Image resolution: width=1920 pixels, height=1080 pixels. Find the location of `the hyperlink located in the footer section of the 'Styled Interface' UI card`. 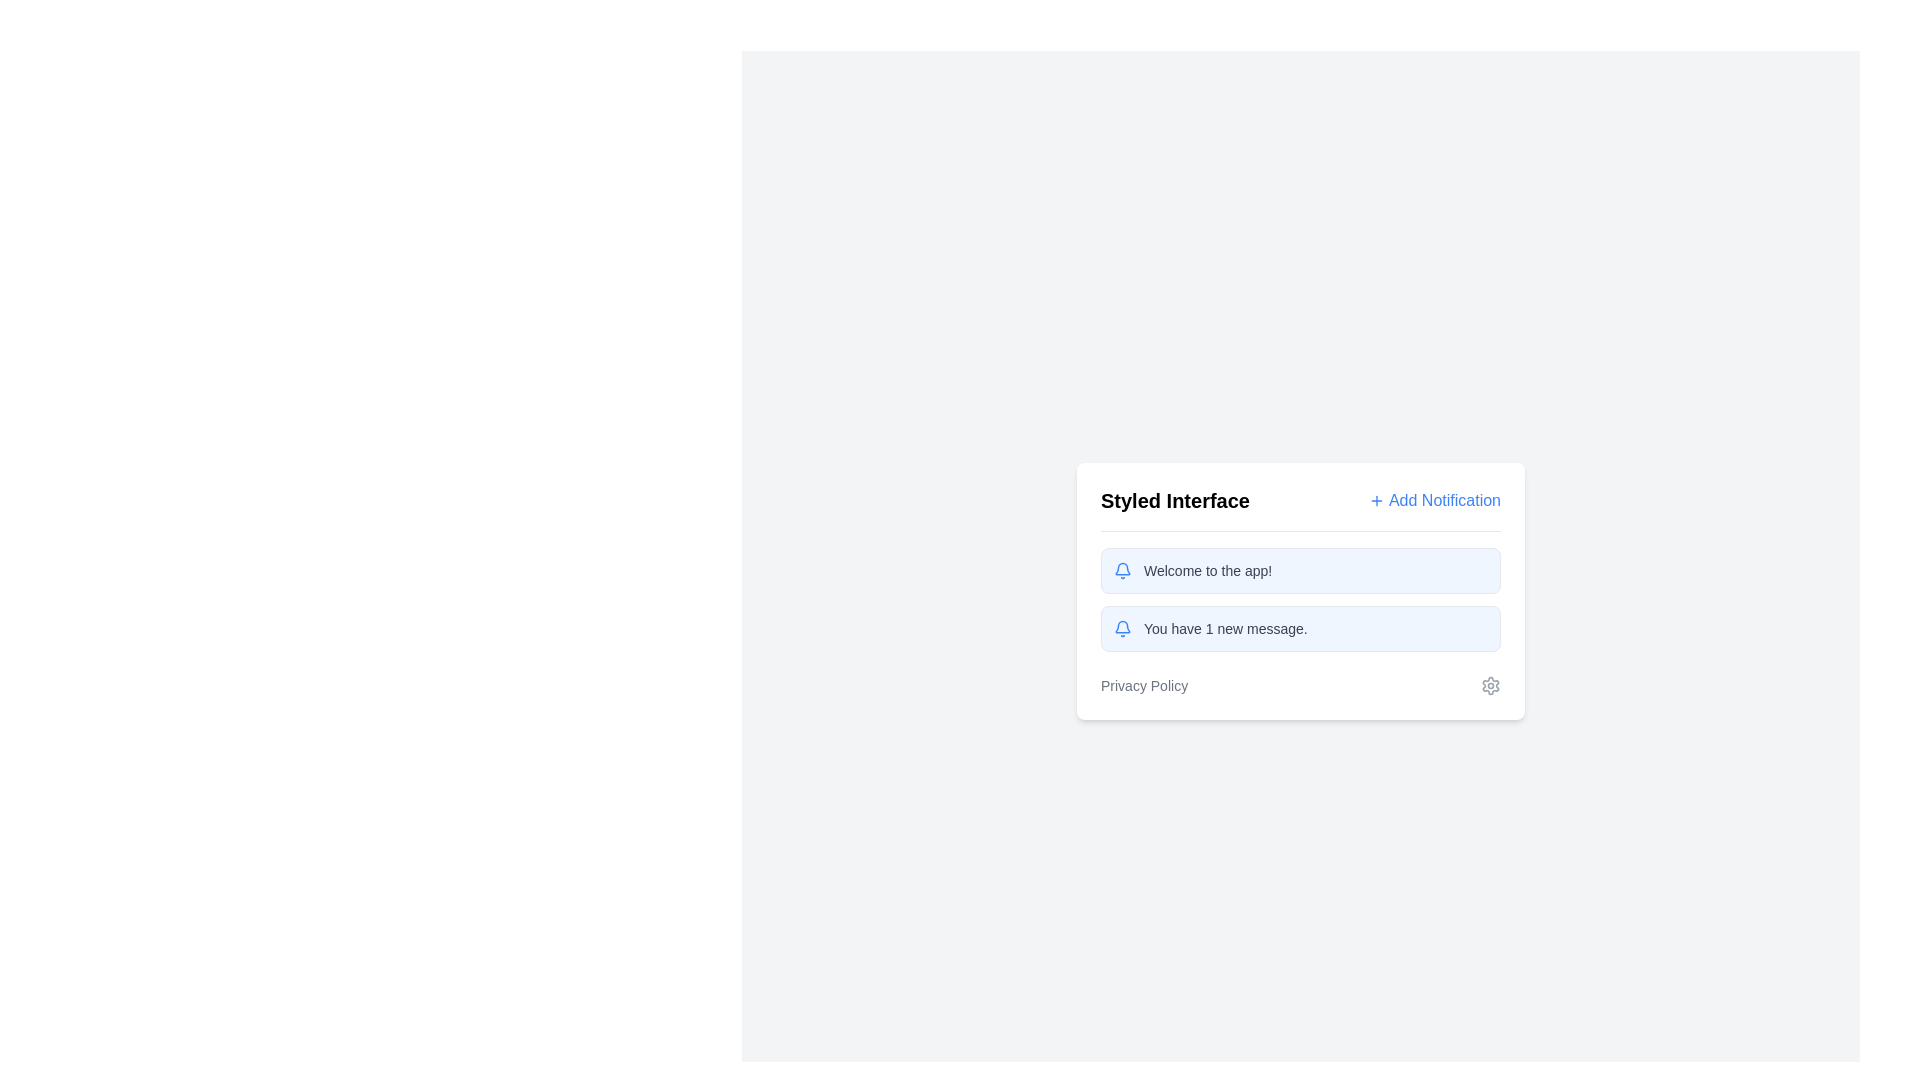

the hyperlink located in the footer section of the 'Styled Interface' UI card is located at coordinates (1144, 684).